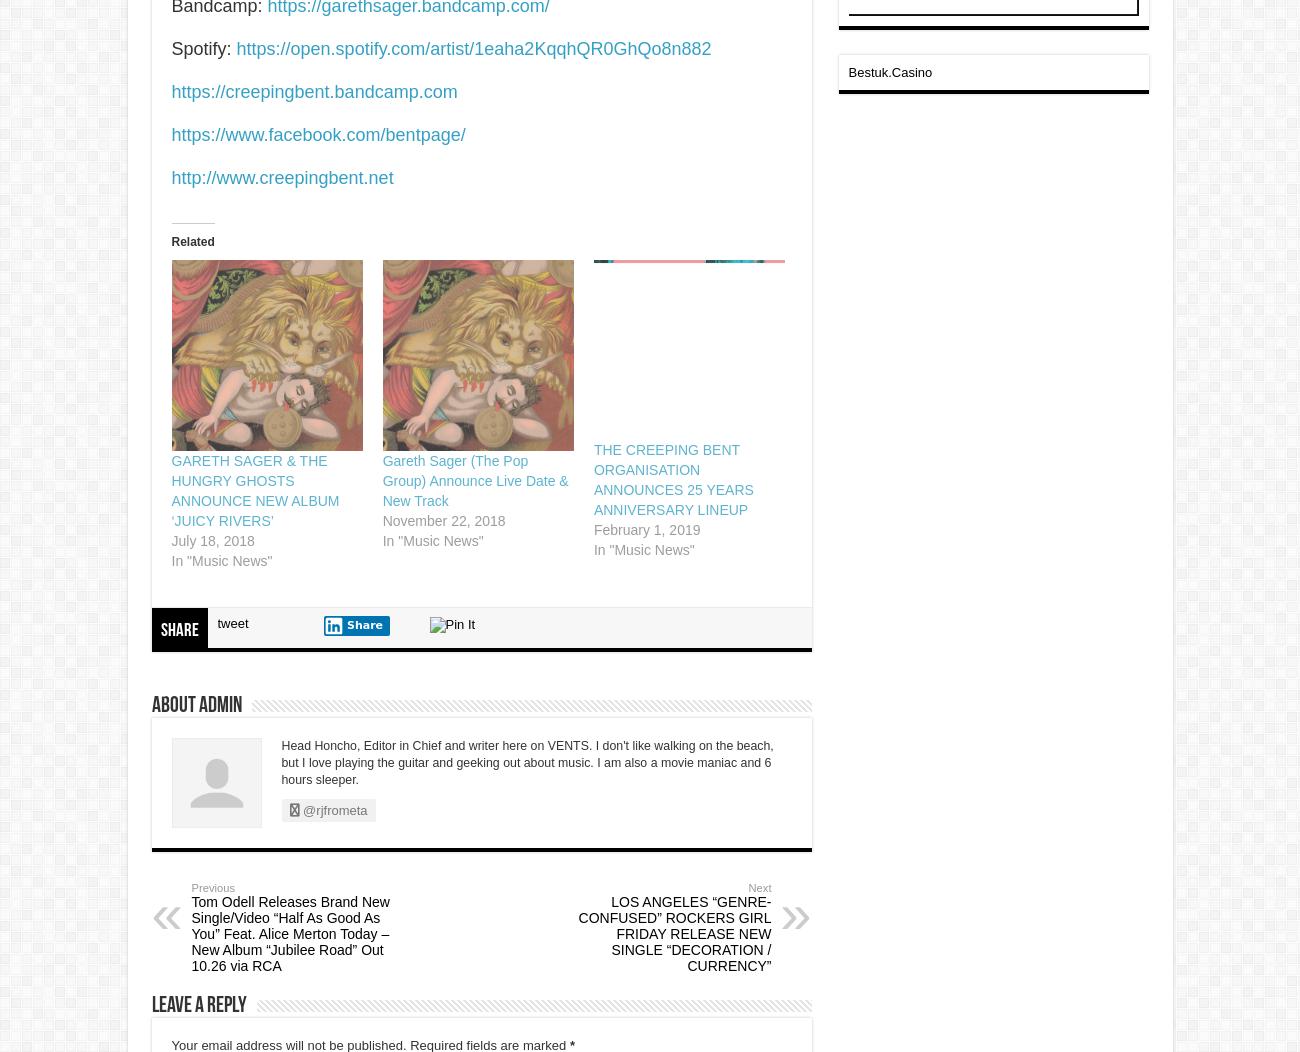 The height and width of the screenshot is (1052, 1300). I want to click on 'https://open.spotify.com/artist/1eaha2KqqhQR0GhQo8n882', so click(472, 48).